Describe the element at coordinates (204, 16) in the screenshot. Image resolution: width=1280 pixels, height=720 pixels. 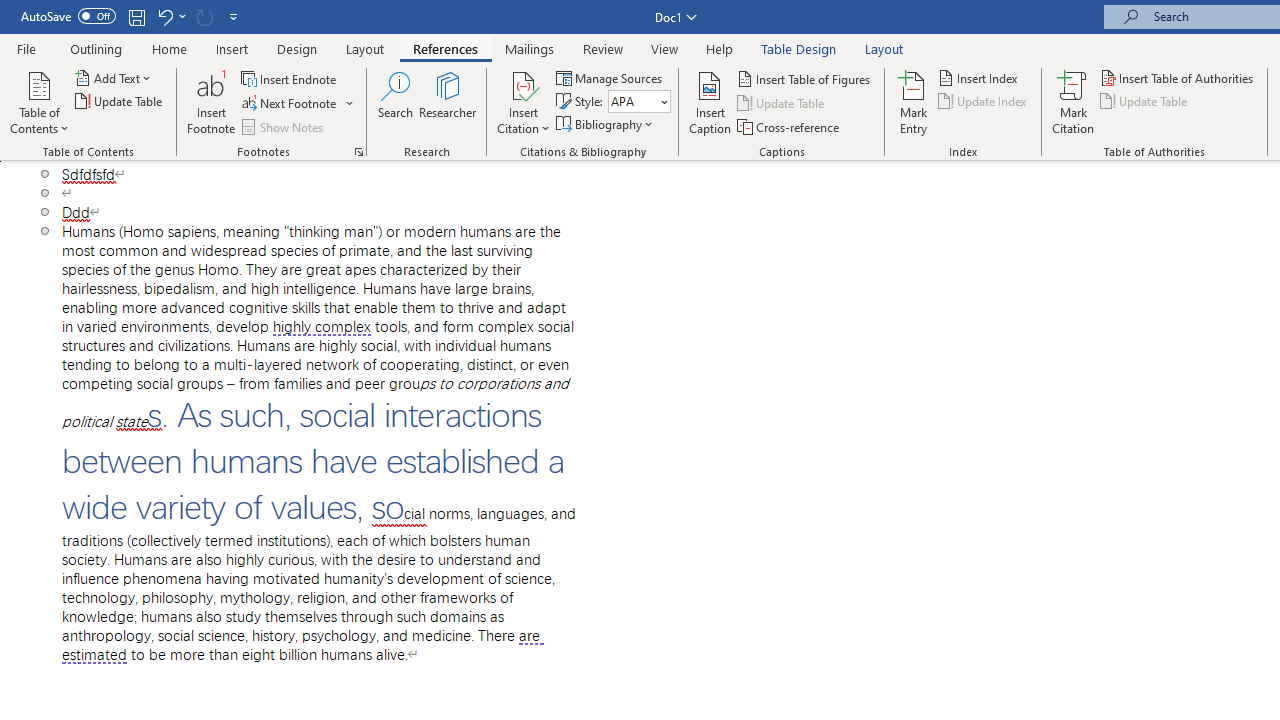
I see `'Can'` at that location.